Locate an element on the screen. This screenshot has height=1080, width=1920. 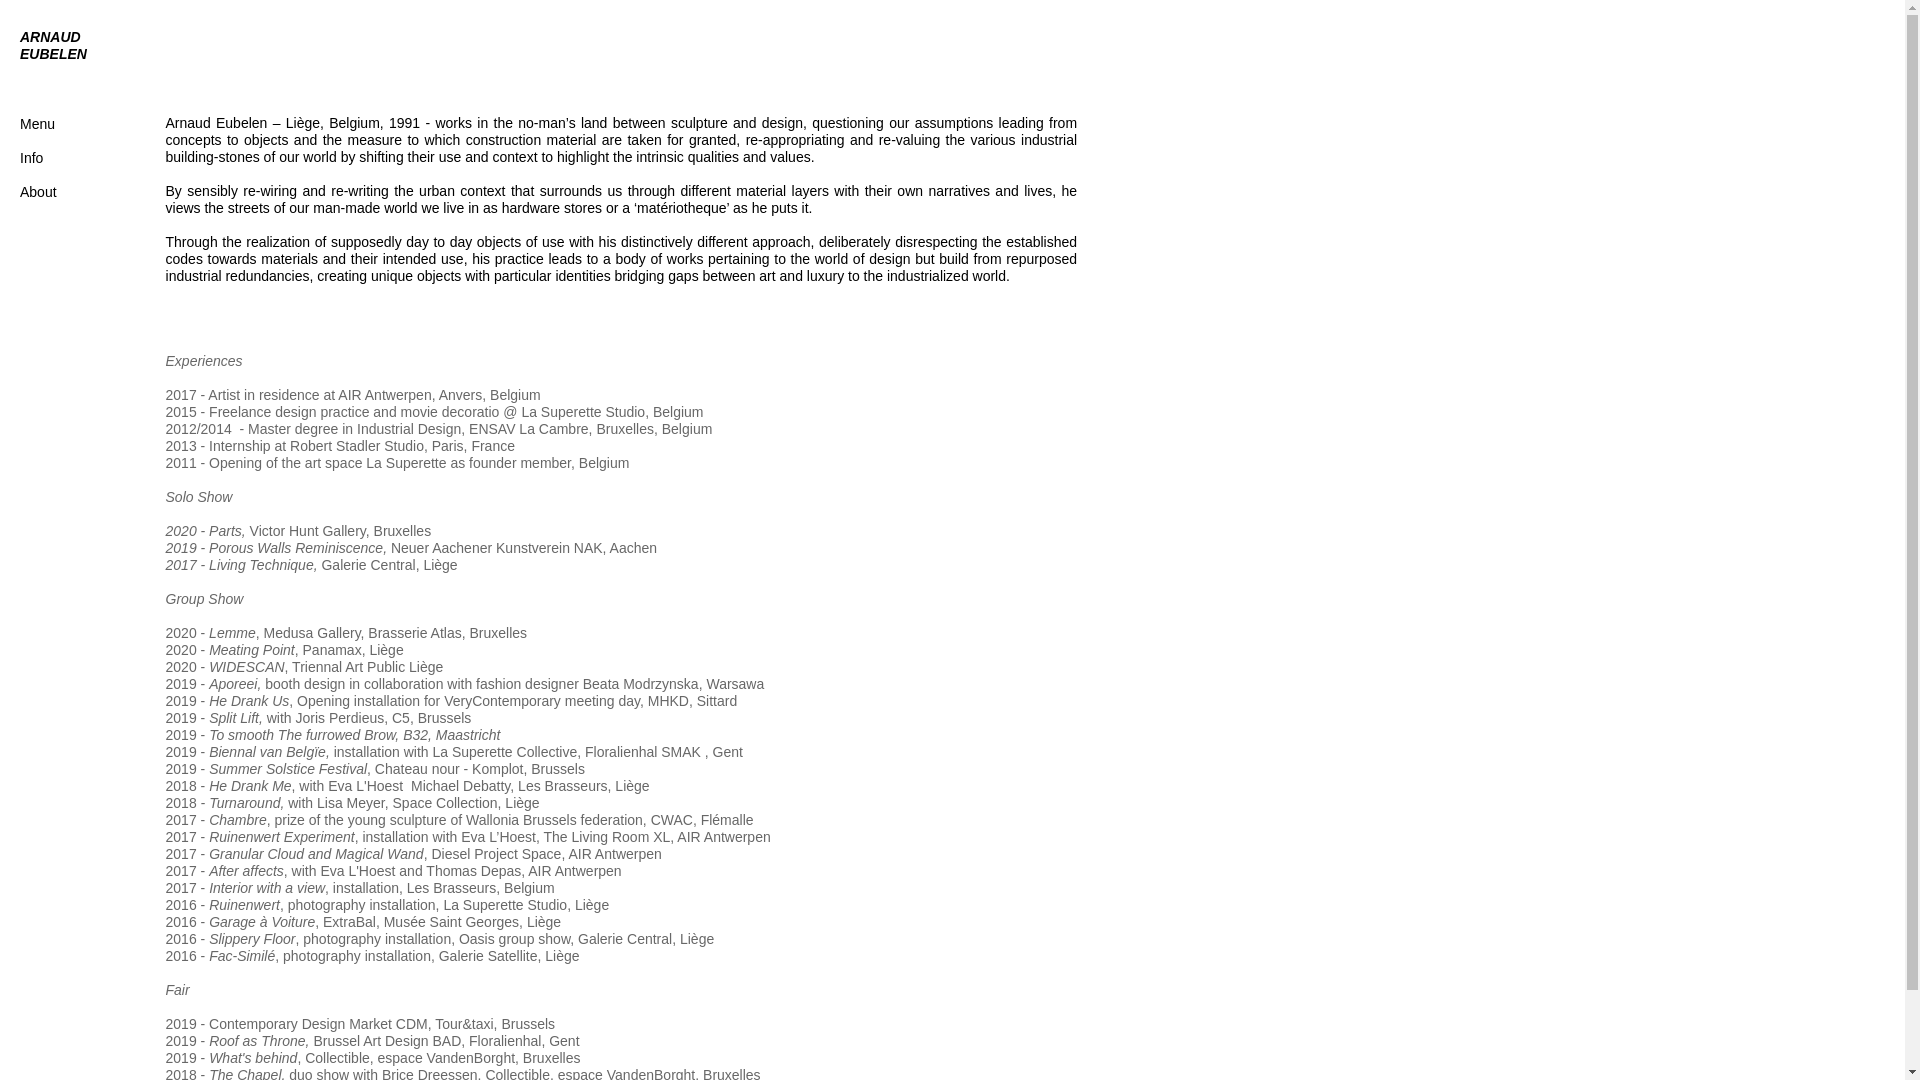
'Menu' is located at coordinates (58, 132).